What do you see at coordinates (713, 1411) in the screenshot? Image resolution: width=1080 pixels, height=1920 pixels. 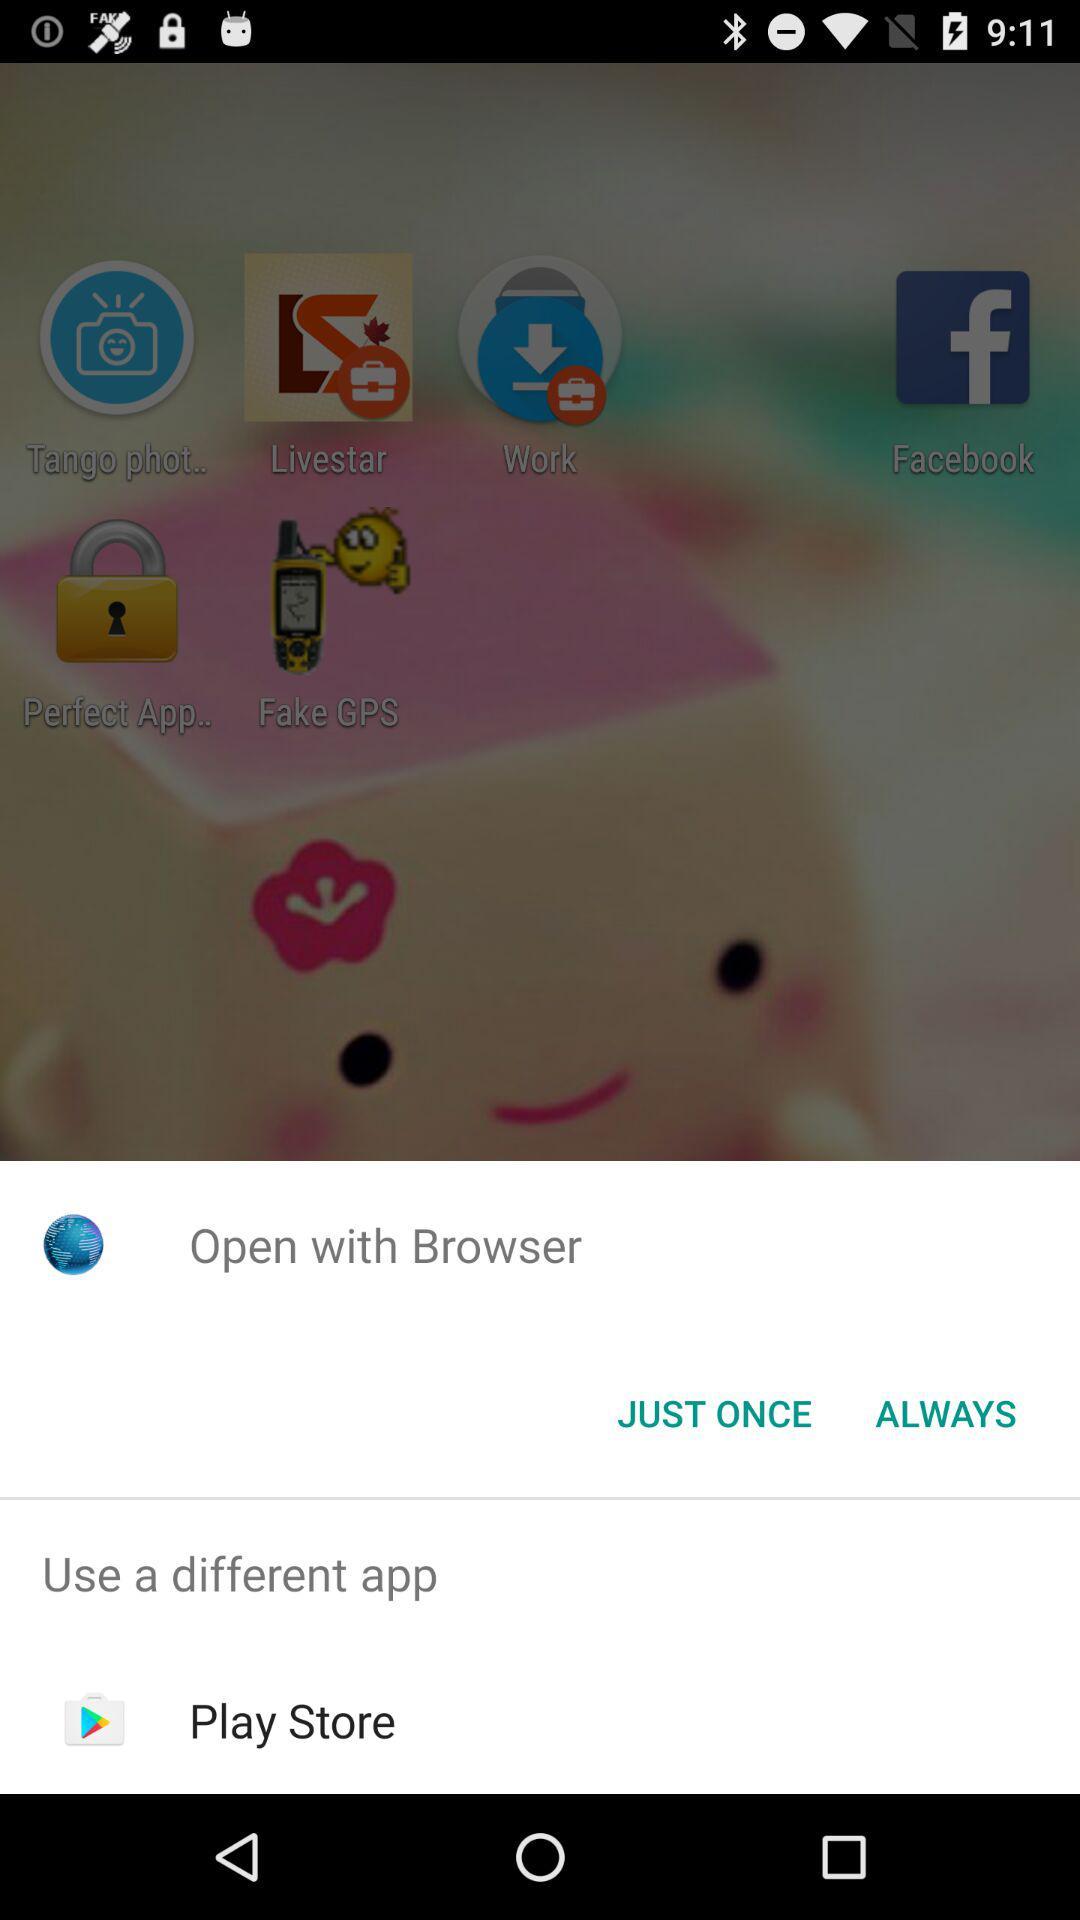 I see `just once item` at bounding box center [713, 1411].